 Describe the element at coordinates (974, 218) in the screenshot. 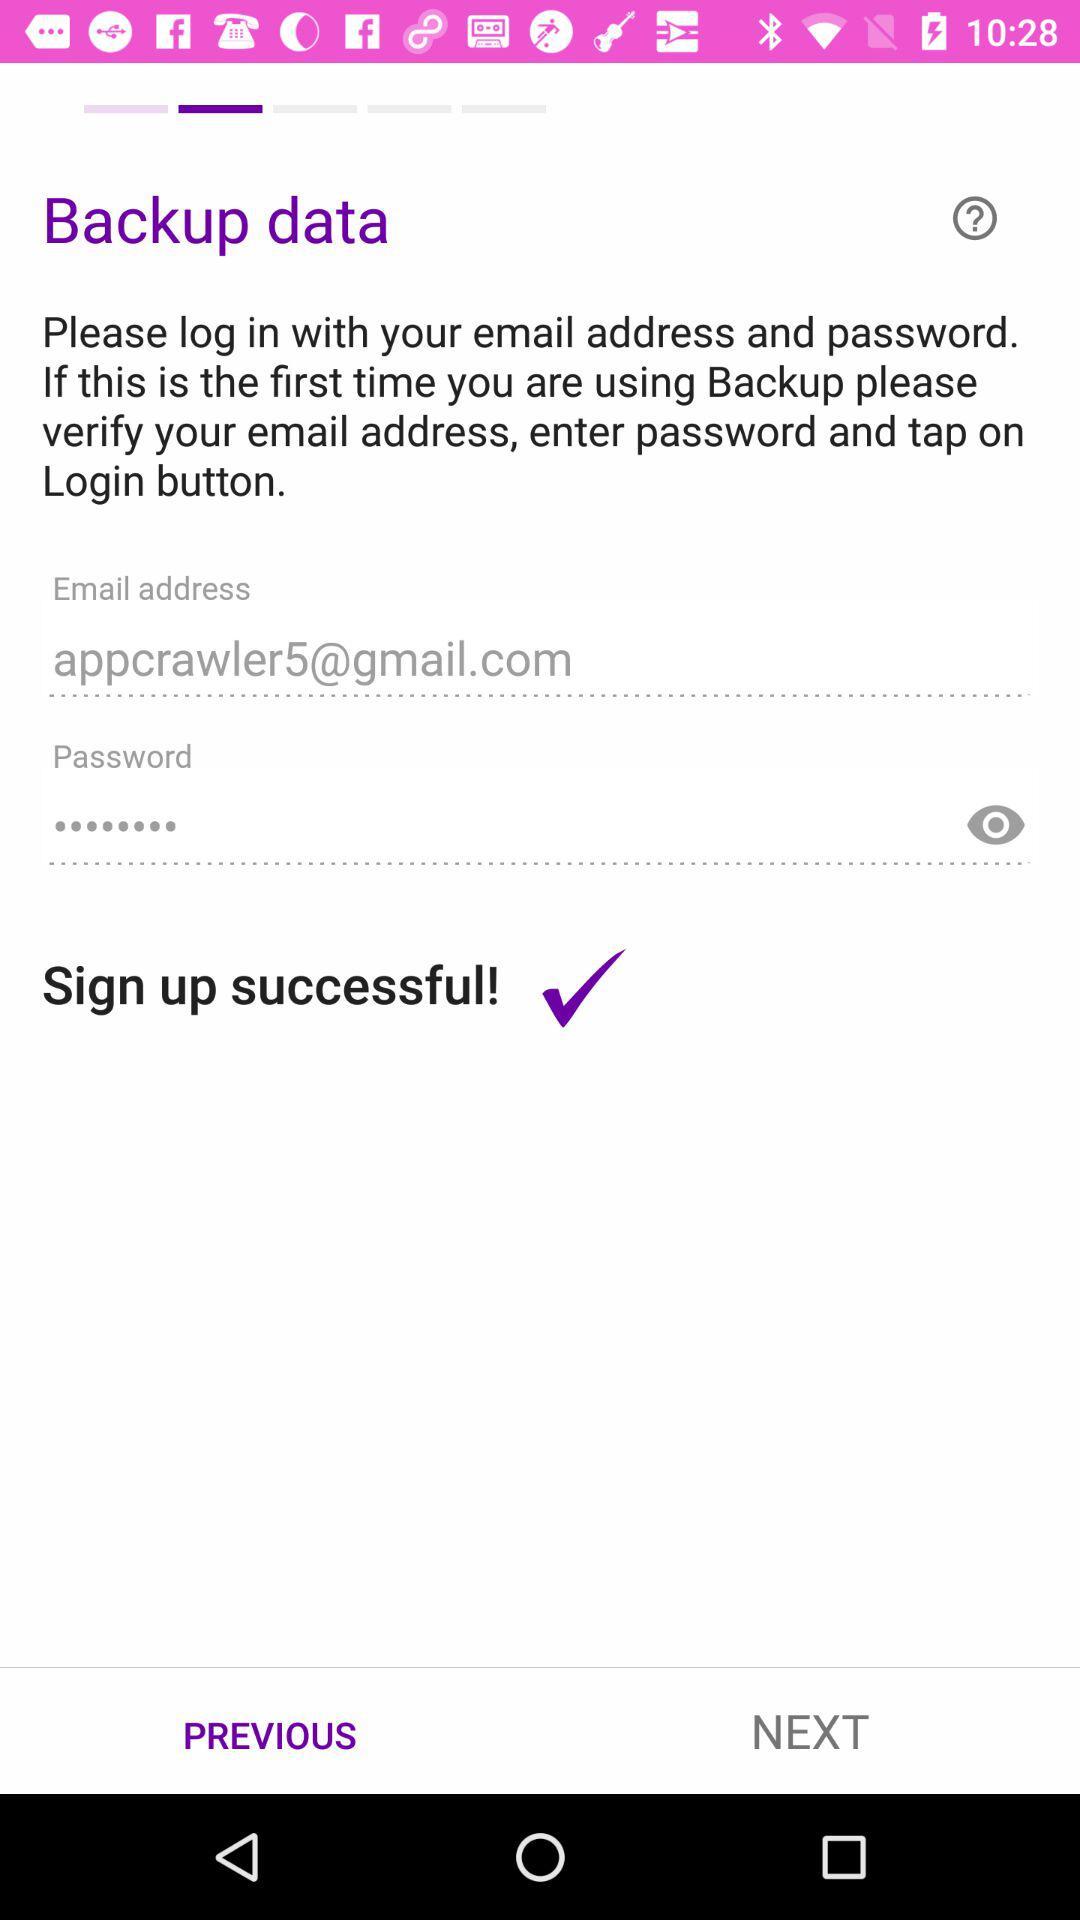

I see `the icon next to the backup data item` at that location.